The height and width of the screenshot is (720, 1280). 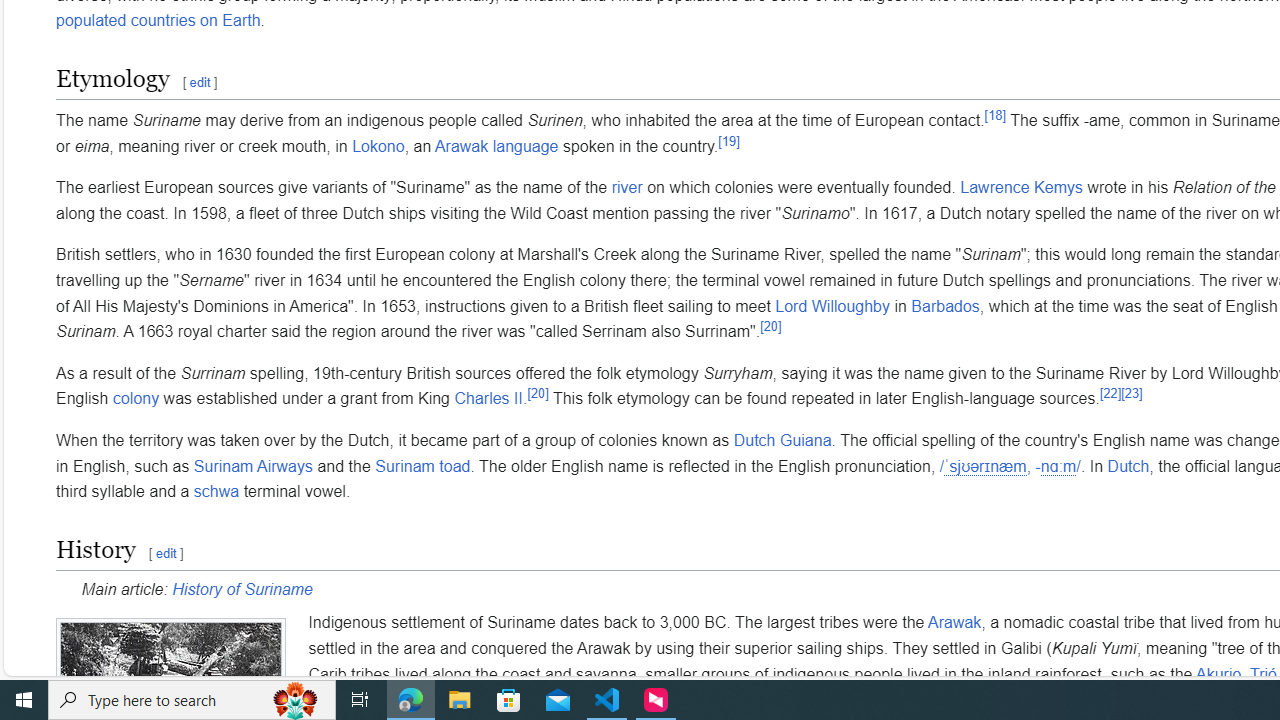 I want to click on 'Dutch Guiana', so click(x=781, y=439).